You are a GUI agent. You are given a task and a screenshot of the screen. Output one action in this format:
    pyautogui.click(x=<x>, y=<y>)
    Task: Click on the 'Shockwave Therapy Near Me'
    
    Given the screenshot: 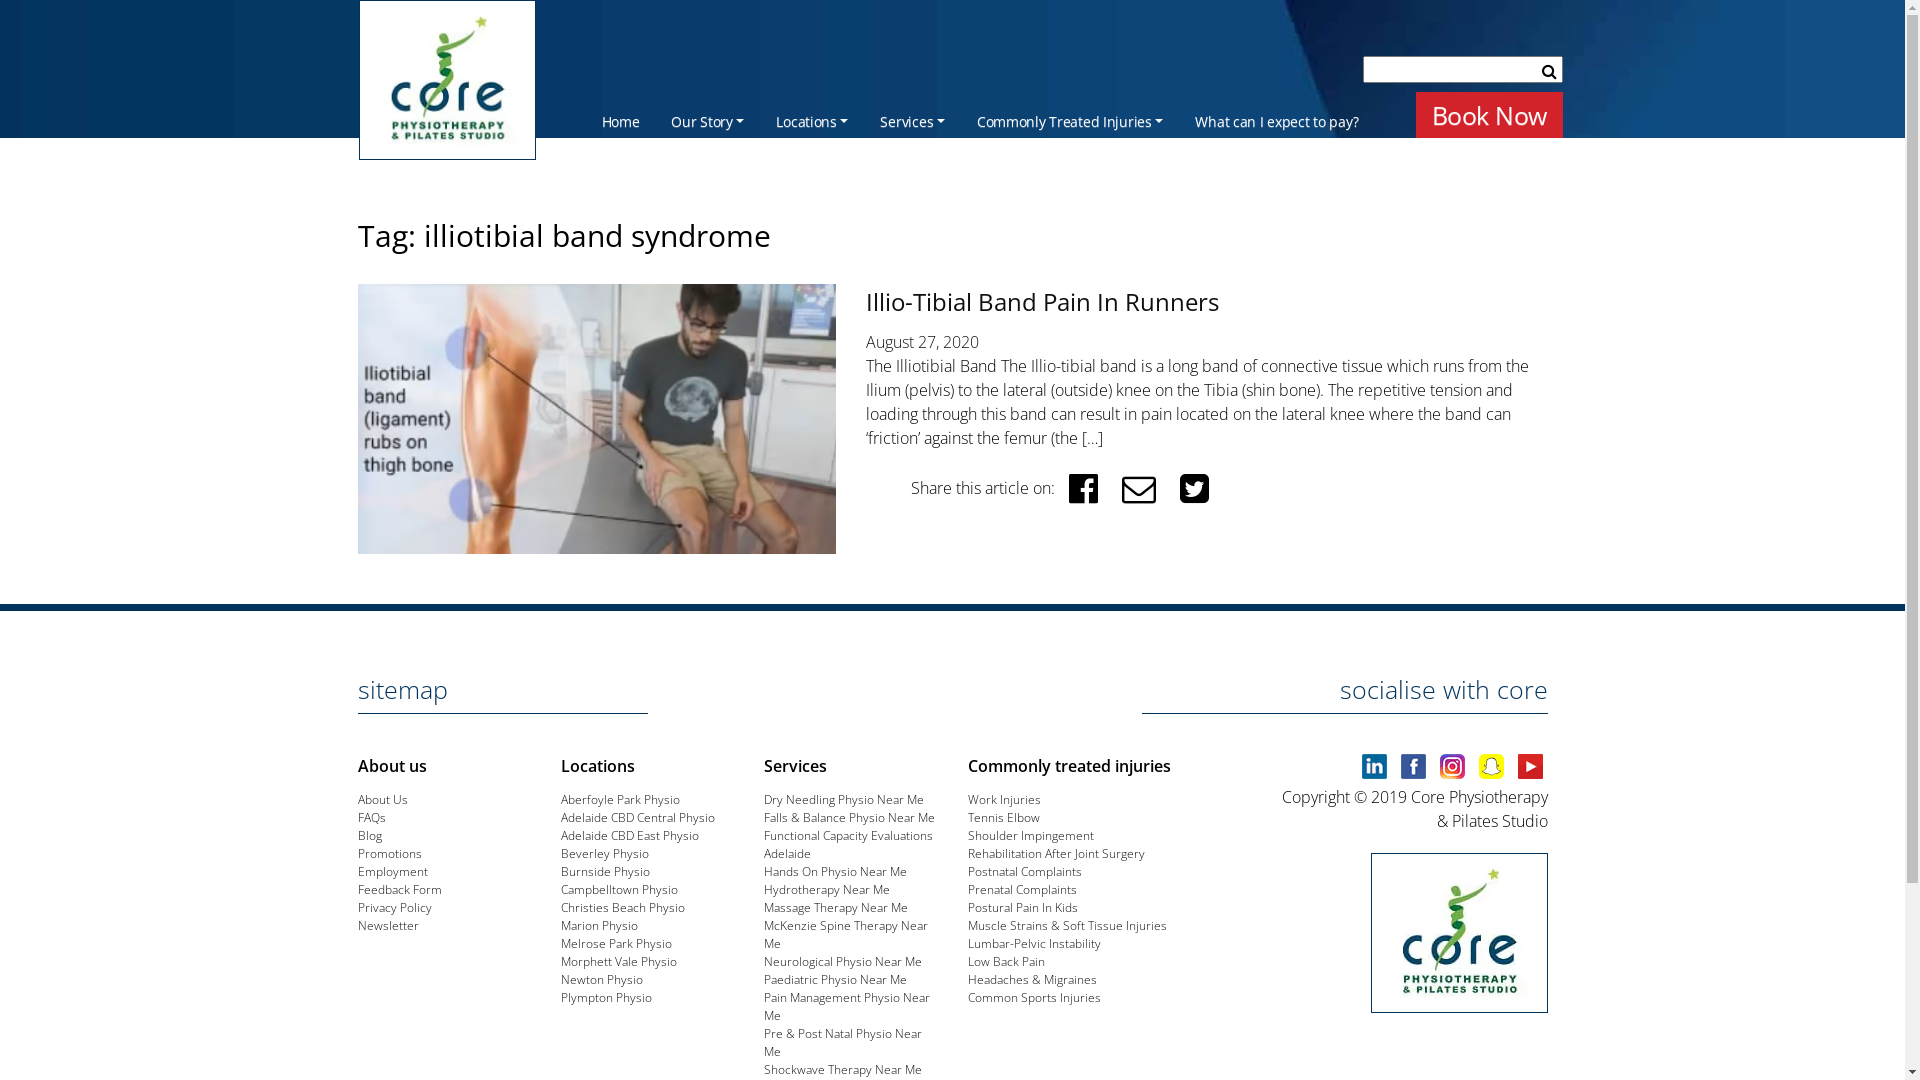 What is the action you would take?
    pyautogui.click(x=843, y=1068)
    